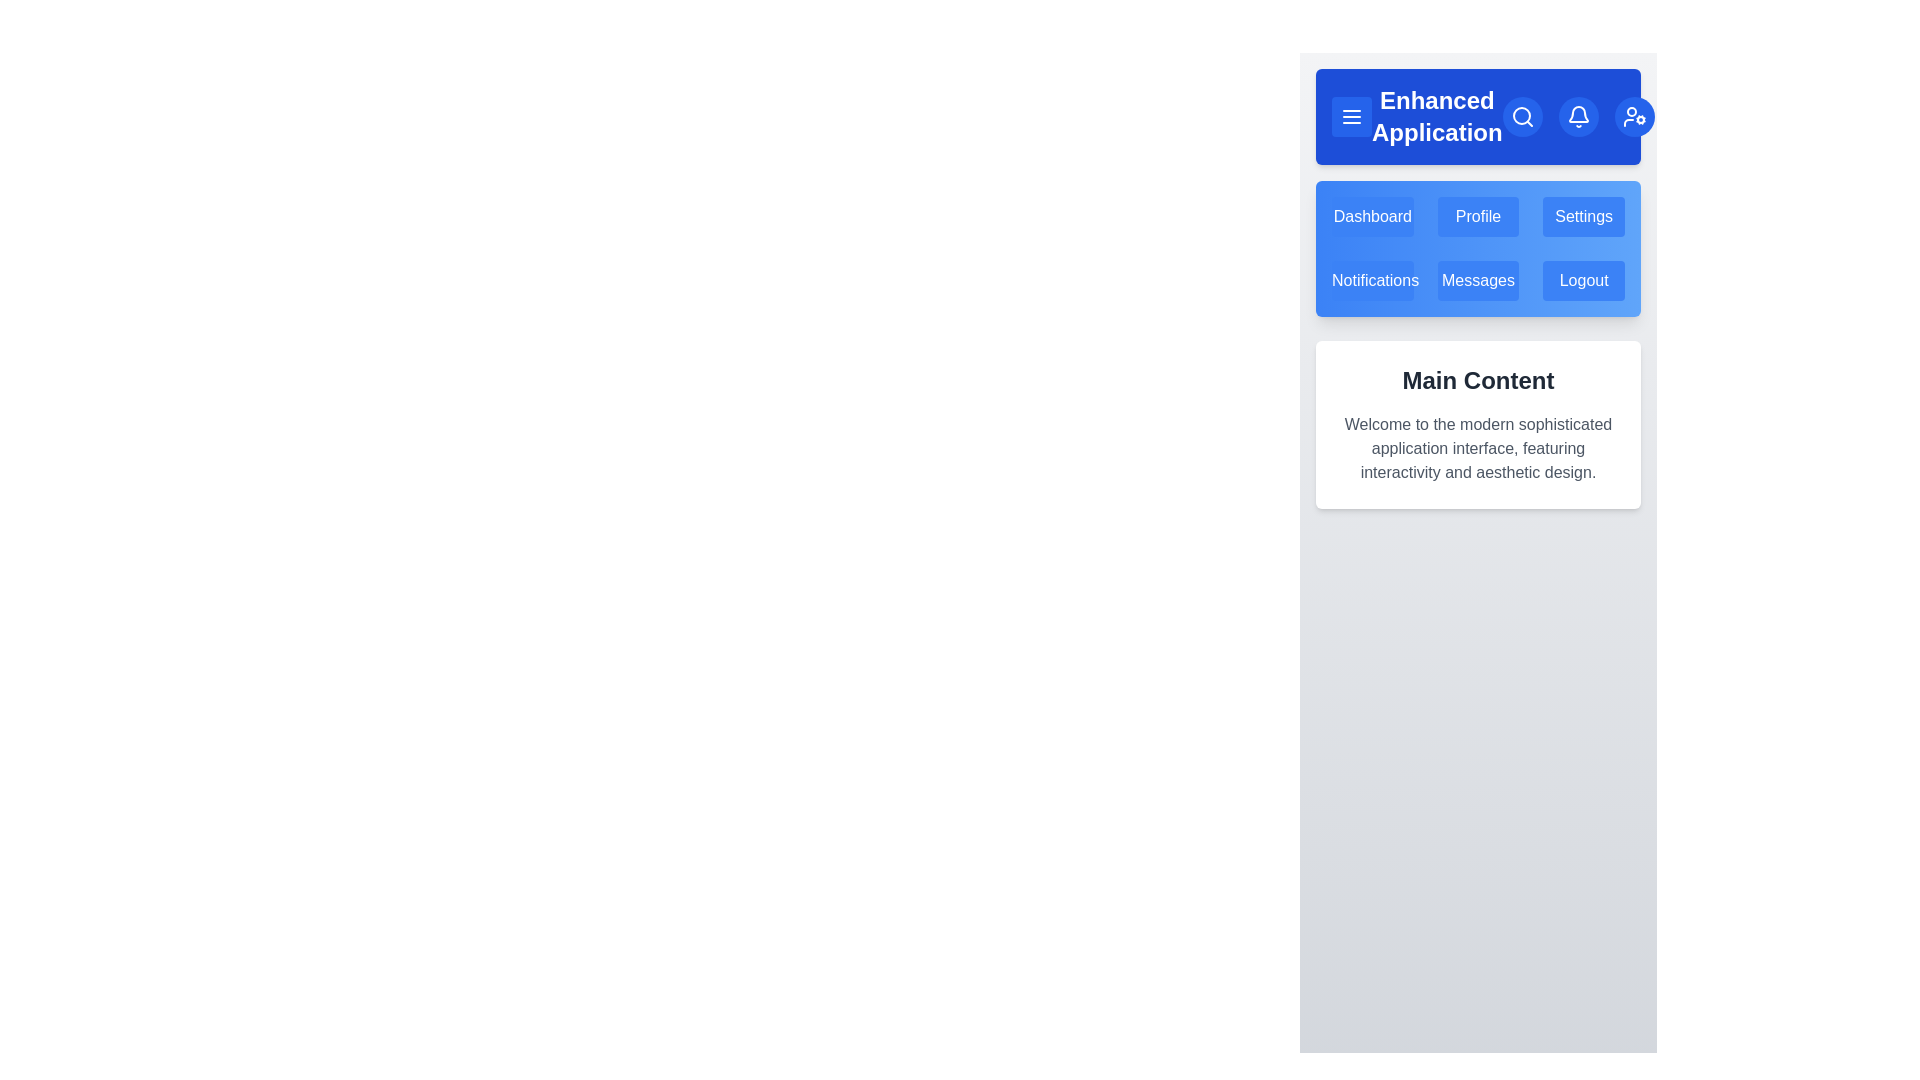 This screenshot has width=1920, height=1080. What do you see at coordinates (1352, 116) in the screenshot?
I see `menu button to toggle the menu visibility` at bounding box center [1352, 116].